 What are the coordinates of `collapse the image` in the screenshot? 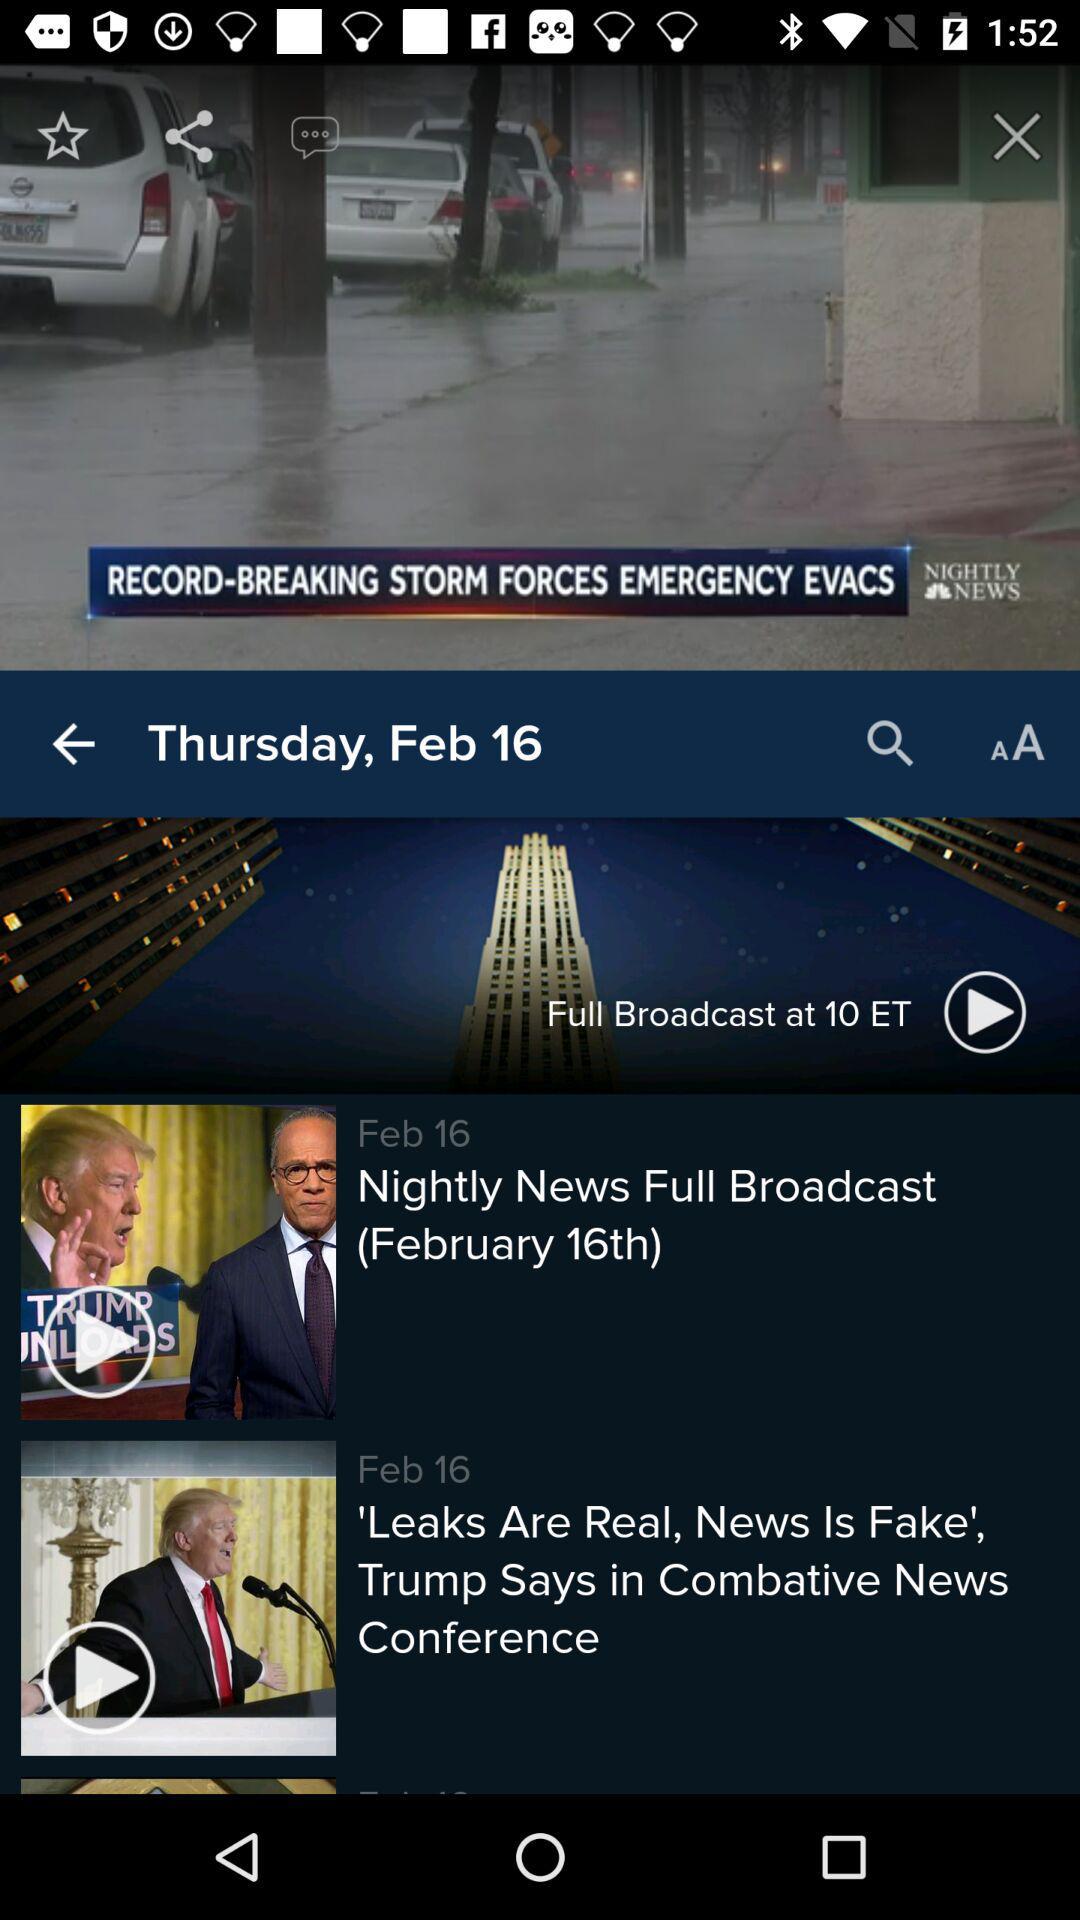 It's located at (1017, 135).